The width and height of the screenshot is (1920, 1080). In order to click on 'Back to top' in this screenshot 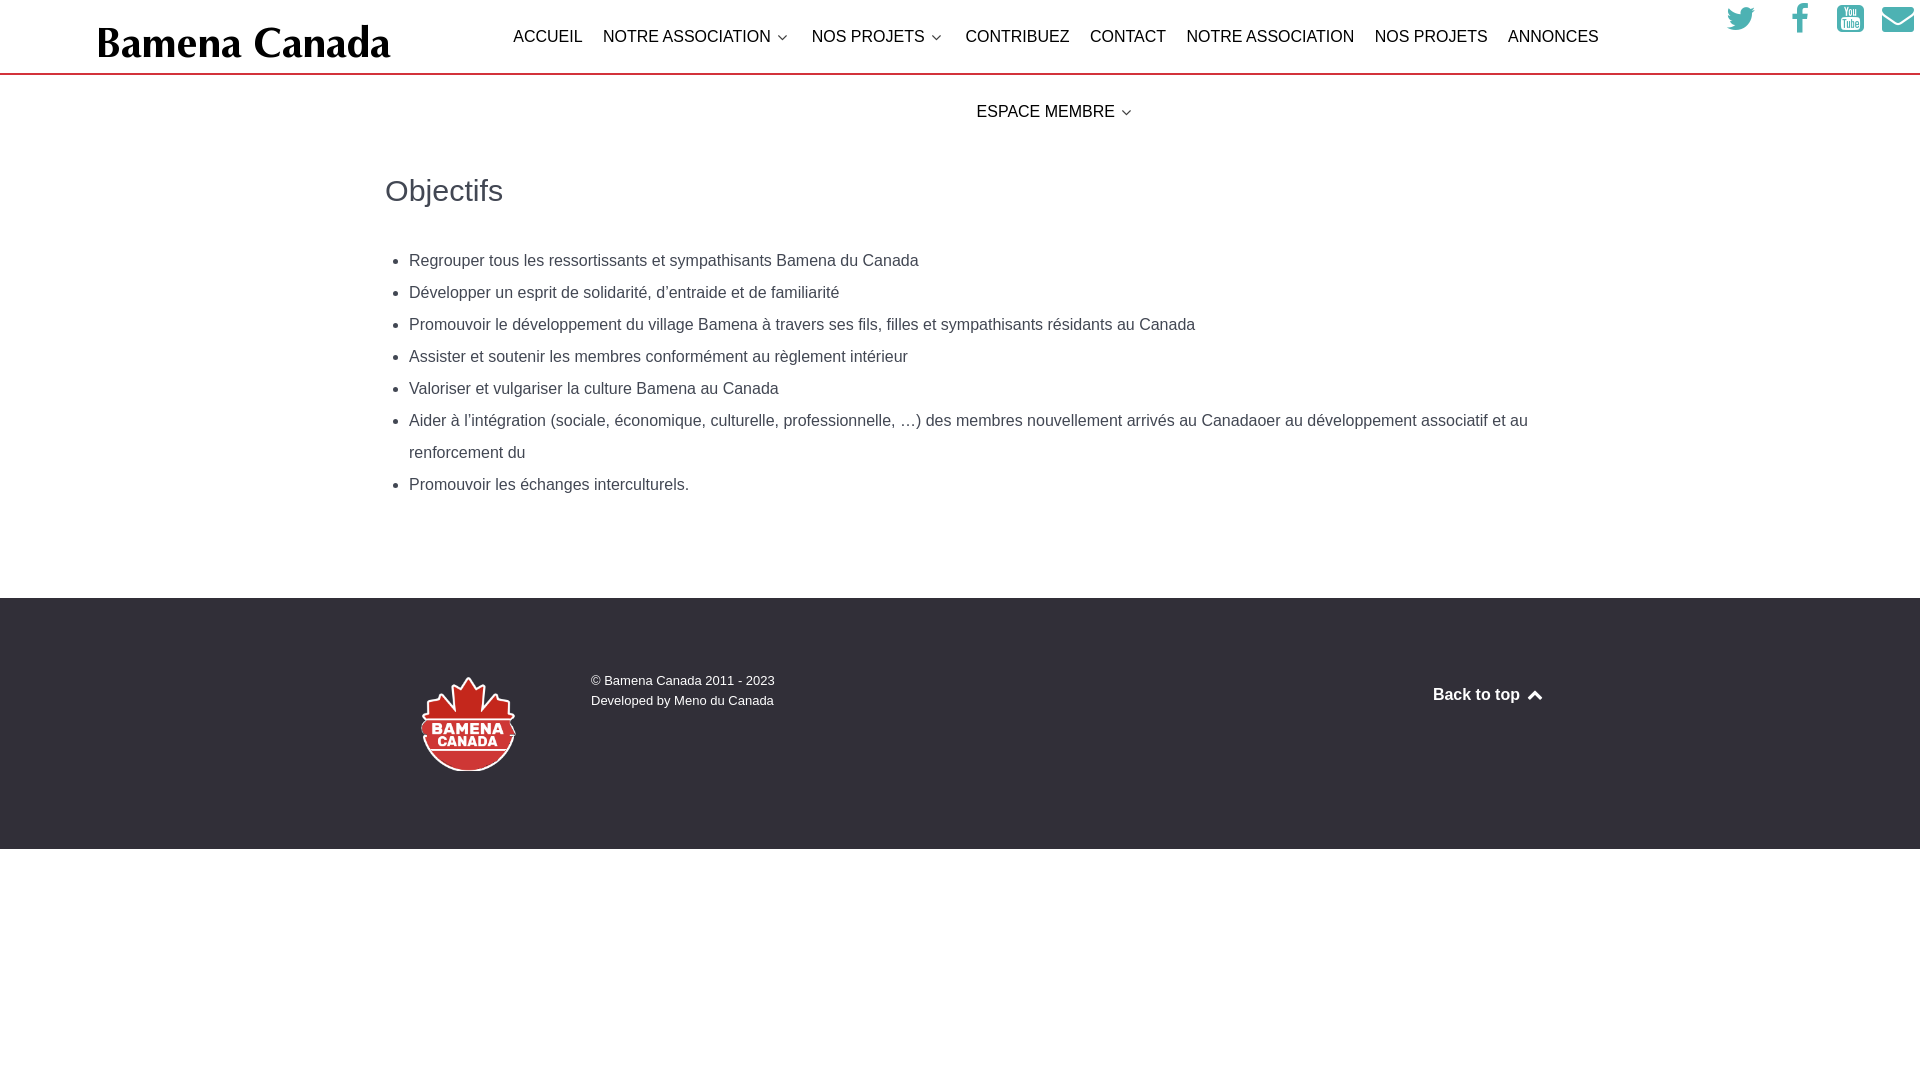, I will do `click(1488, 693)`.